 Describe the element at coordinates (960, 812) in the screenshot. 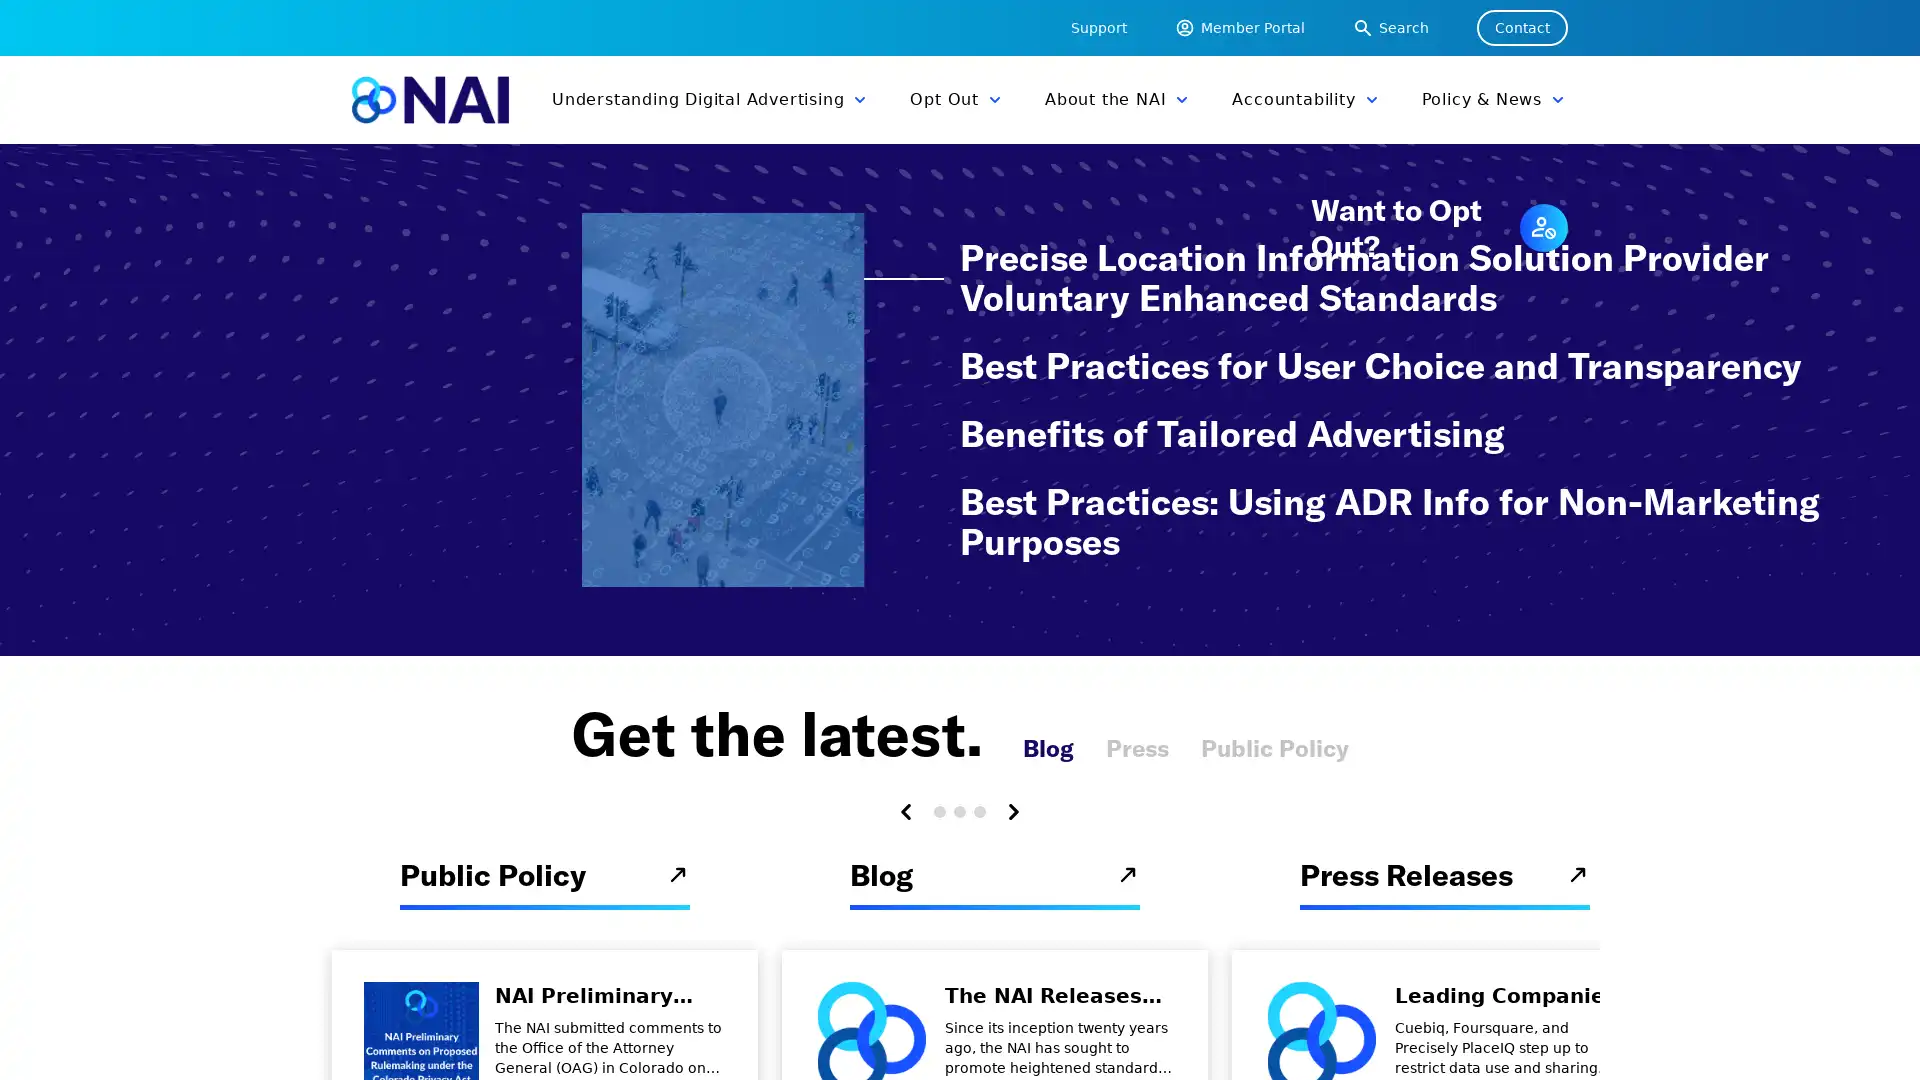

I see `Carousel Page 2` at that location.